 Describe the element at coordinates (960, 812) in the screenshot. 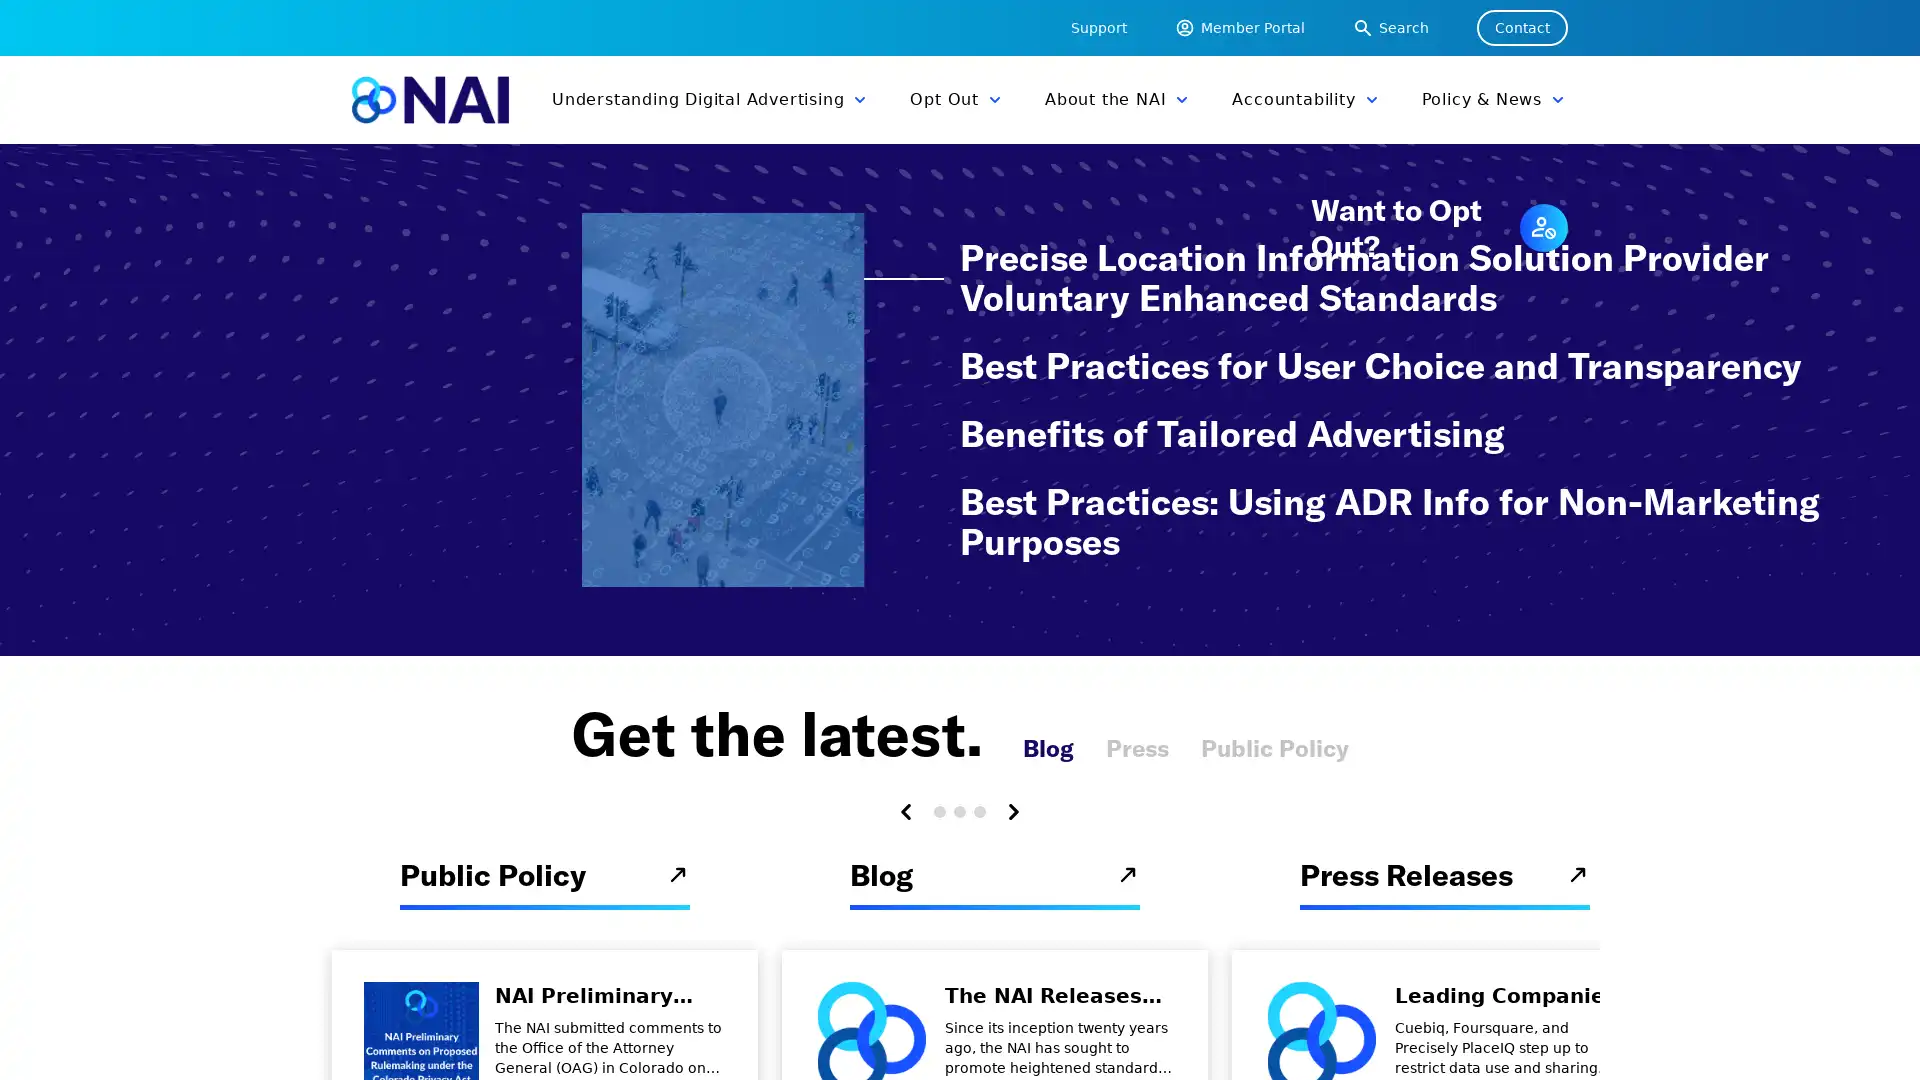

I see `Carousel Page 2` at that location.